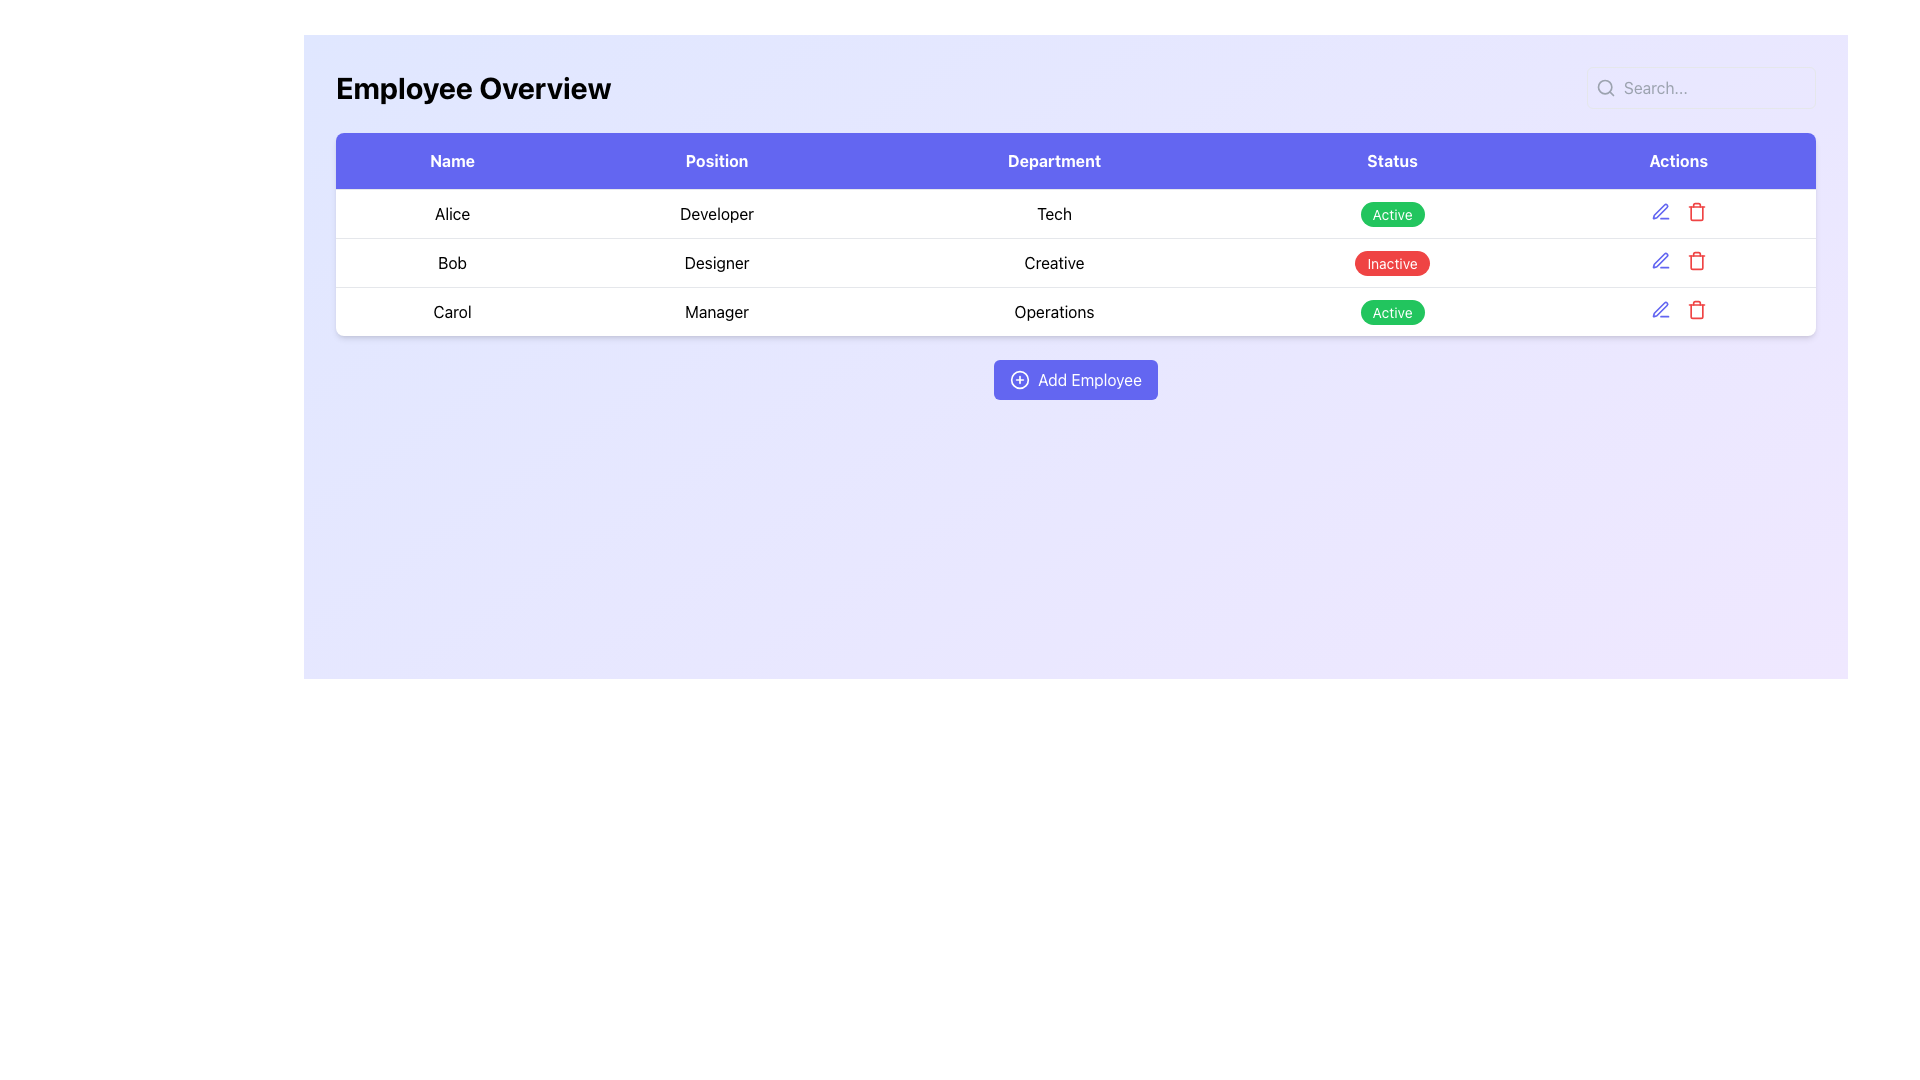 The height and width of the screenshot is (1080, 1920). What do you see at coordinates (717, 261) in the screenshot?
I see `the 'Designer' text label in the 'Position' column of the table, which is located under the header 'Position' and associated with the row for 'Bob'` at bounding box center [717, 261].